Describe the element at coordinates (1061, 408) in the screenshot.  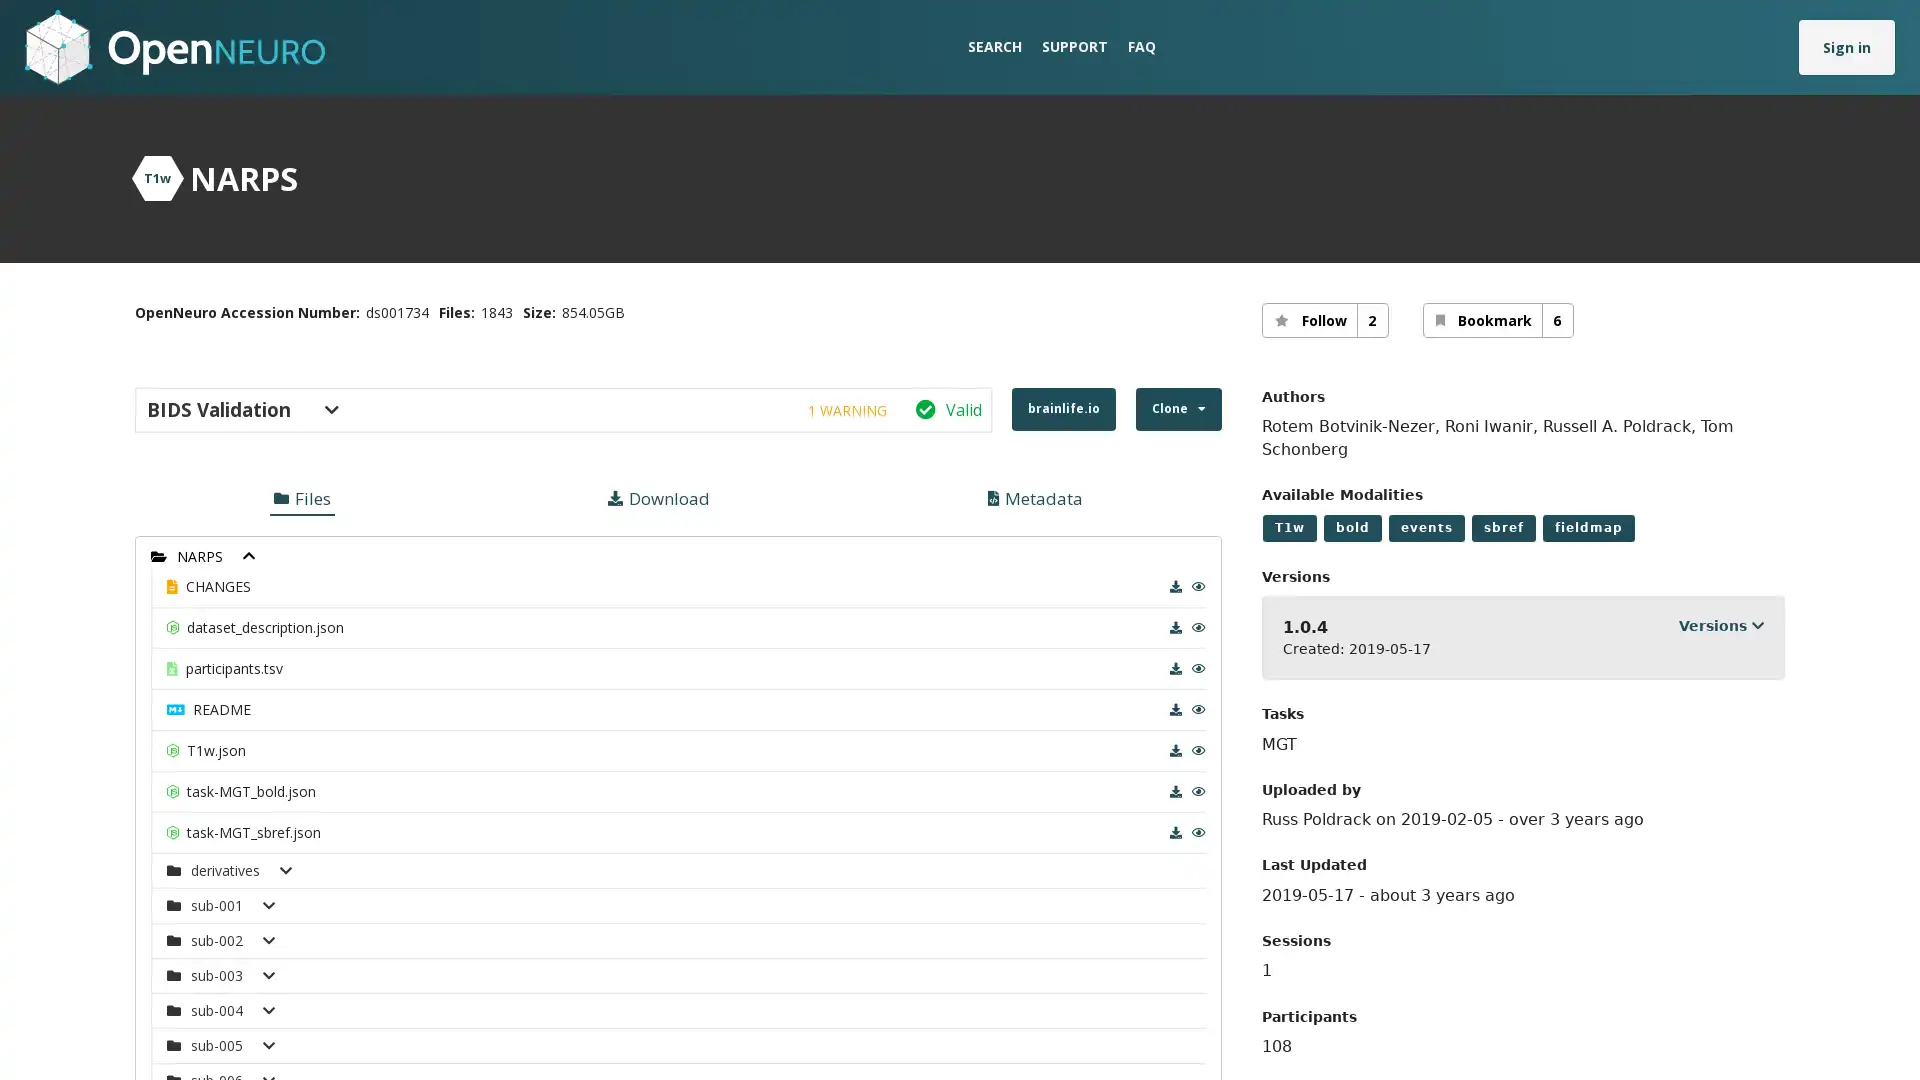
I see `brainlife.io` at that location.